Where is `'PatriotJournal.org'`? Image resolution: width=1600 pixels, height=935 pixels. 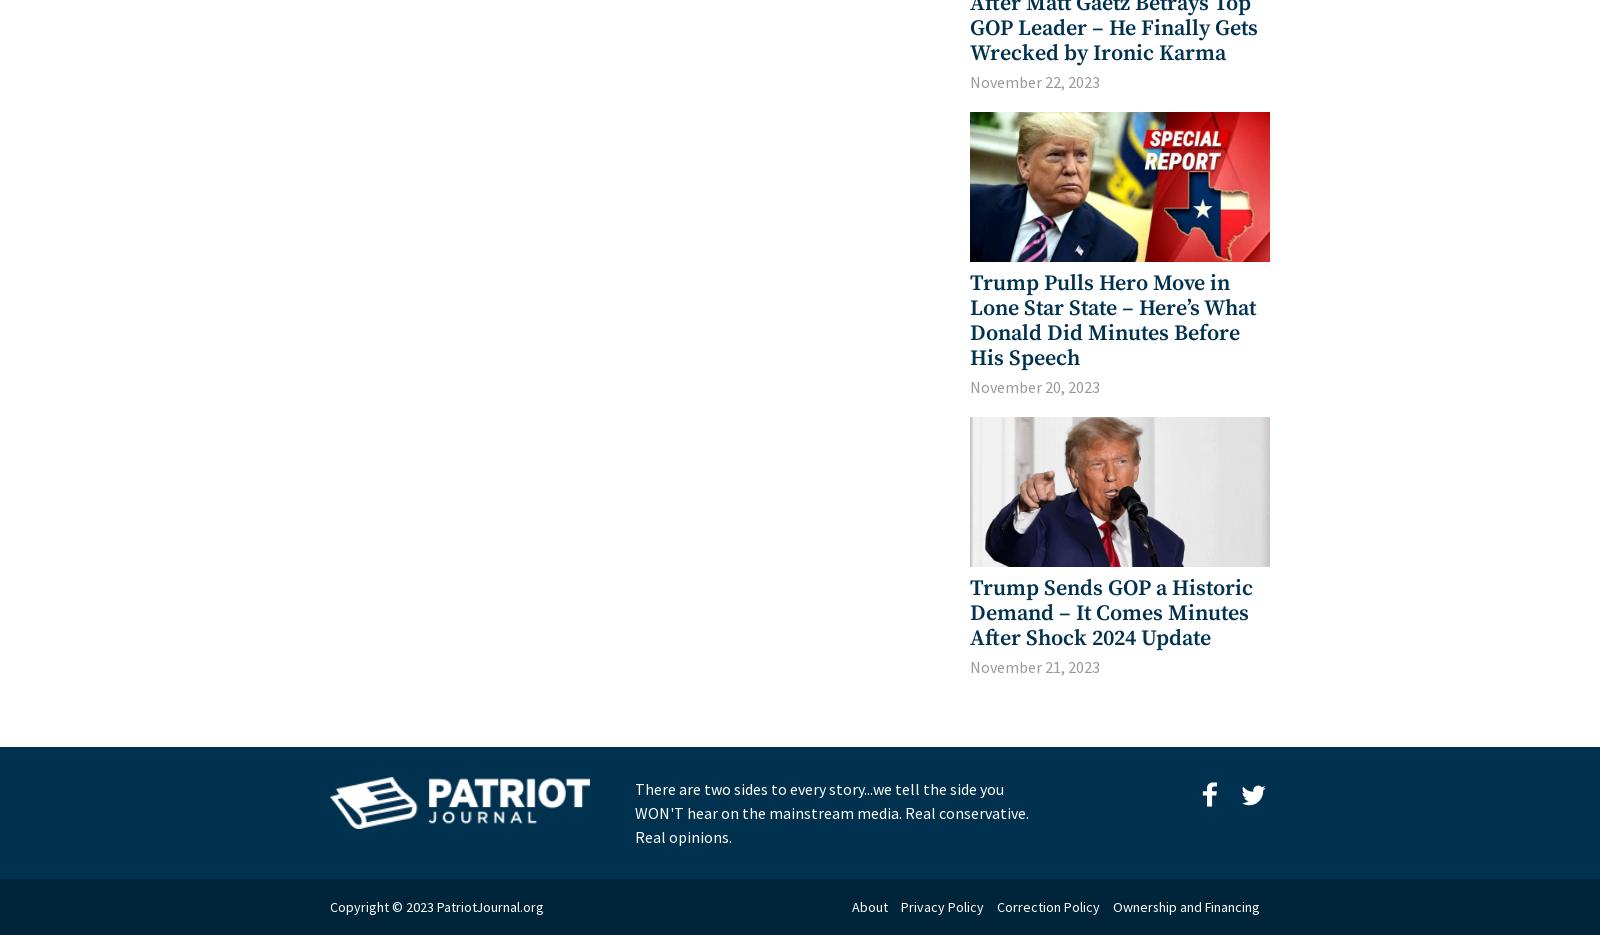
'PatriotJournal.org' is located at coordinates (489, 907).